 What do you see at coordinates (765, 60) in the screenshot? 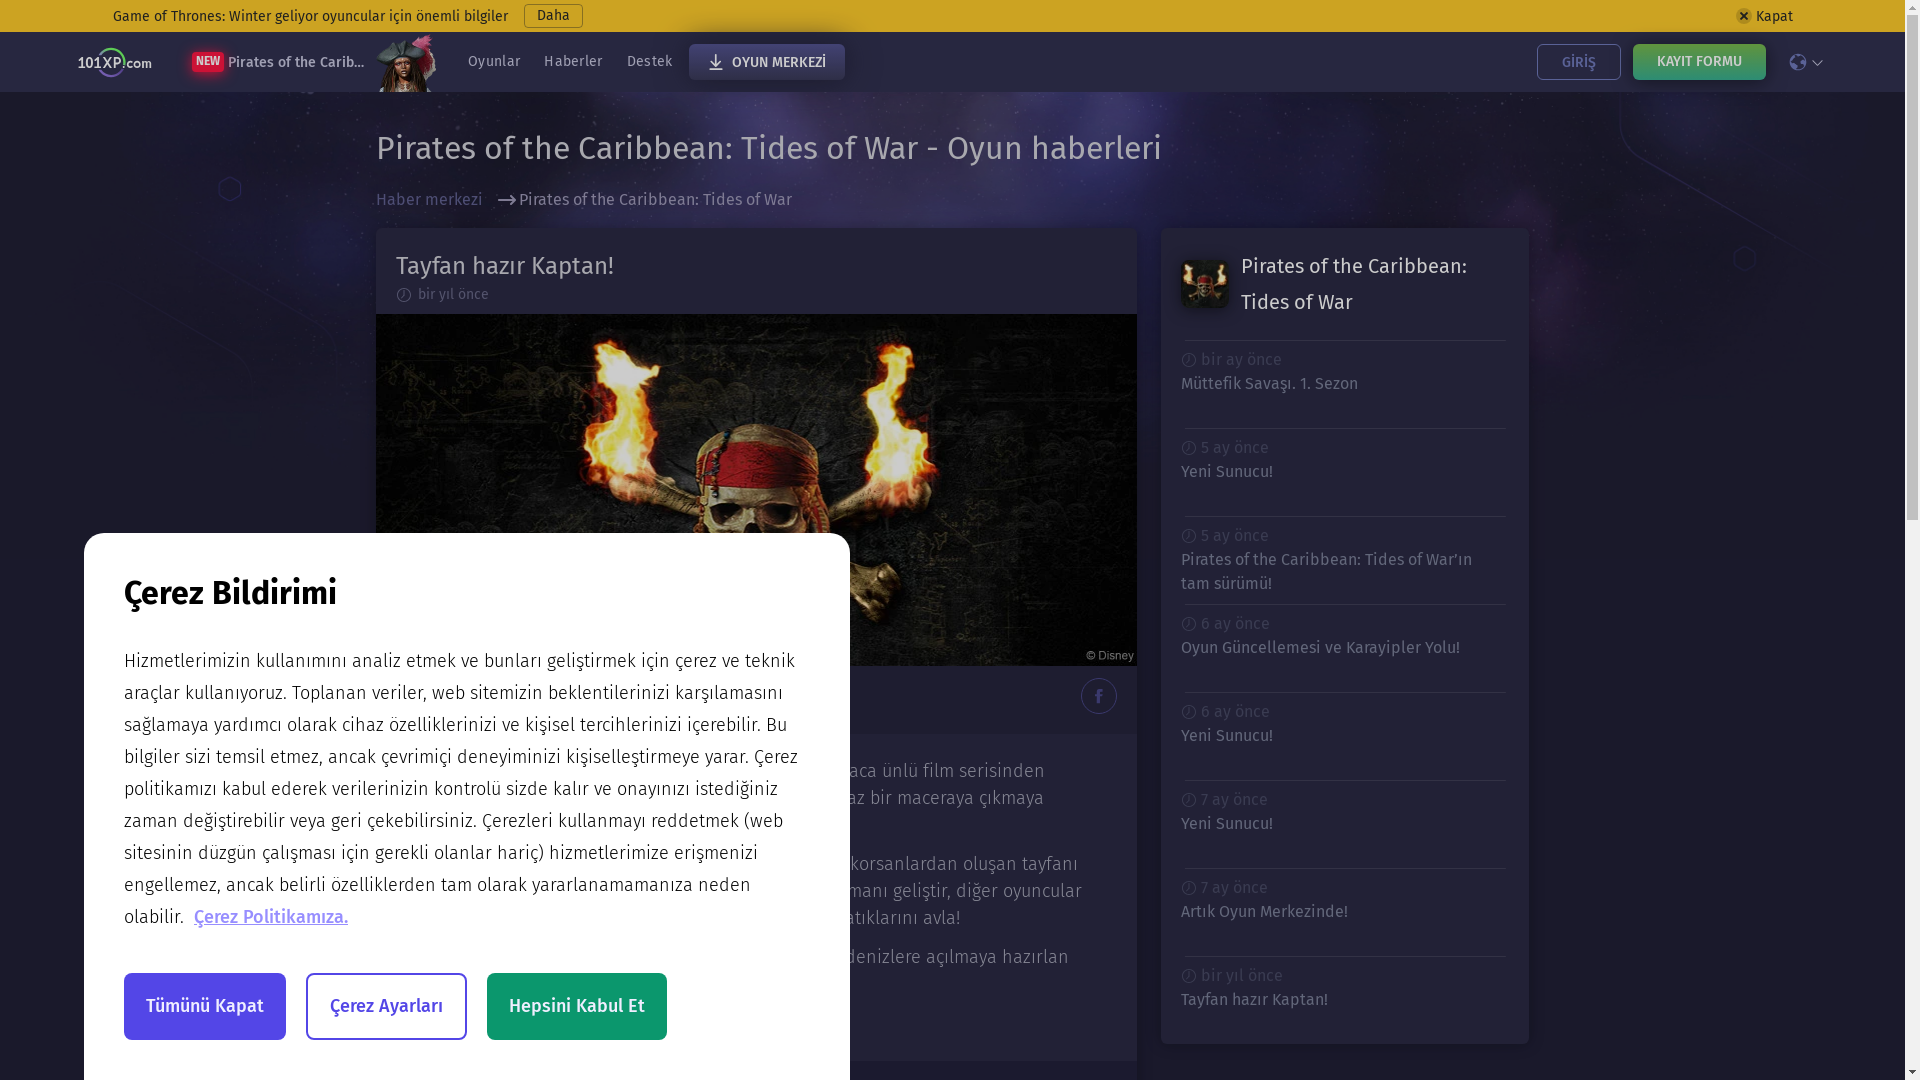
I see `'OYUN MERKEZI'` at bounding box center [765, 60].